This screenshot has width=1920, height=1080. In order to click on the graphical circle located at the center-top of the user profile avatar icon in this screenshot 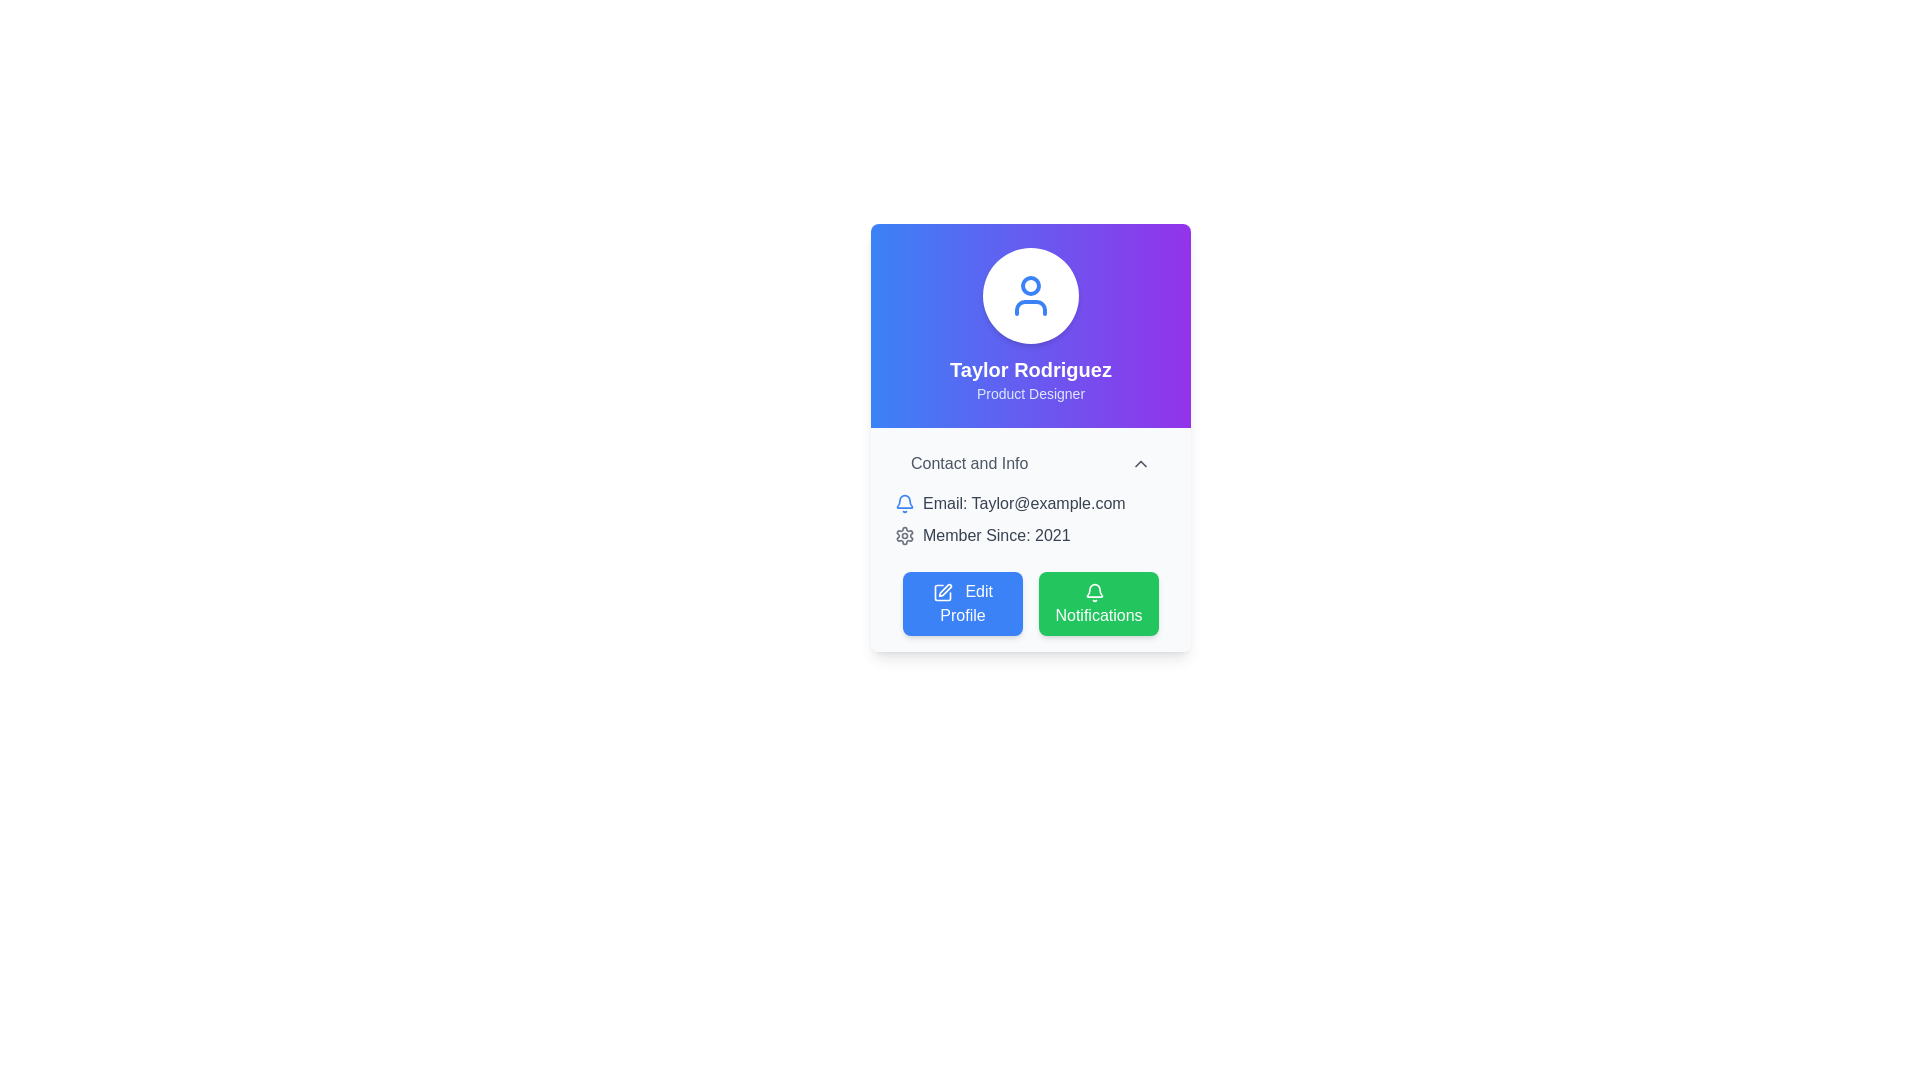, I will do `click(1031, 285)`.